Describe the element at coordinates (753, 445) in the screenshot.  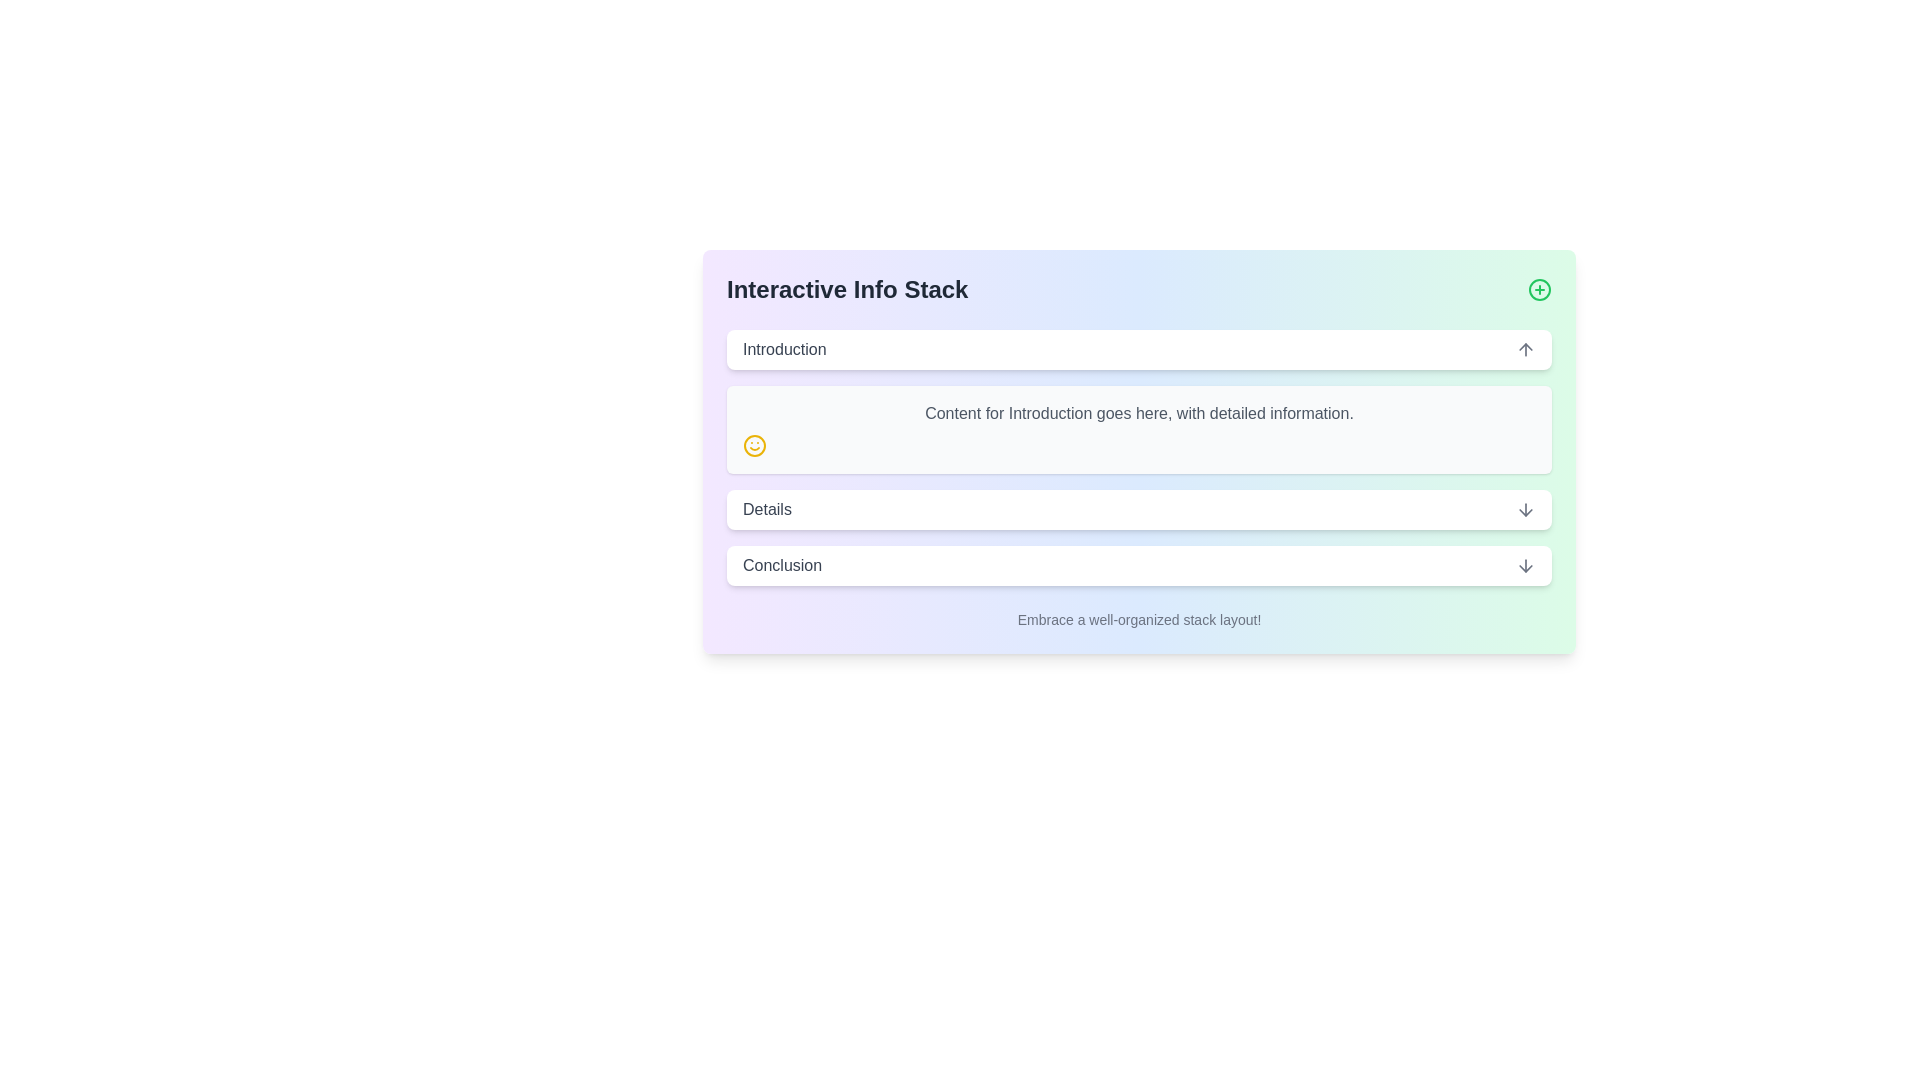
I see `the positivity icon located below the text 'Content for Introduction goes here, with detailed information.'` at that location.